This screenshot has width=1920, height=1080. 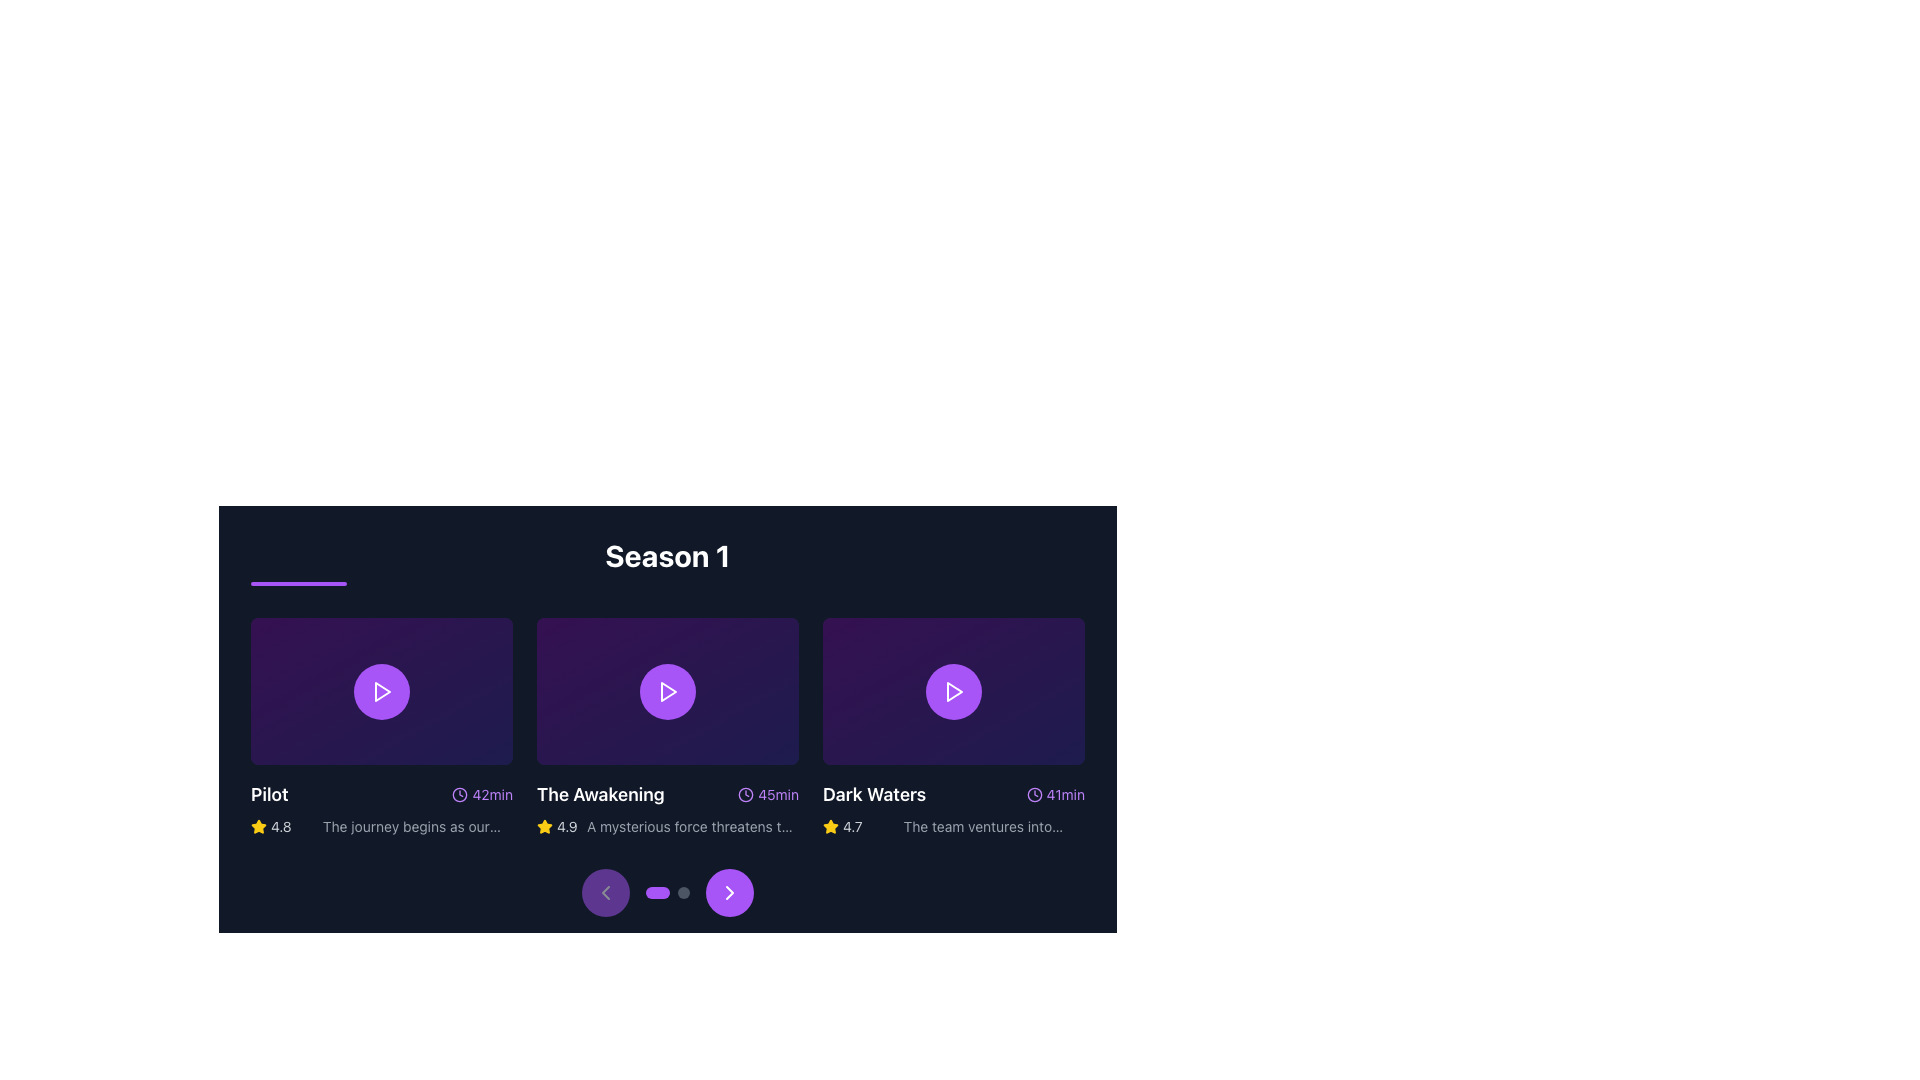 I want to click on the triangular play button icon within the purple circular background, so click(x=954, y=690).